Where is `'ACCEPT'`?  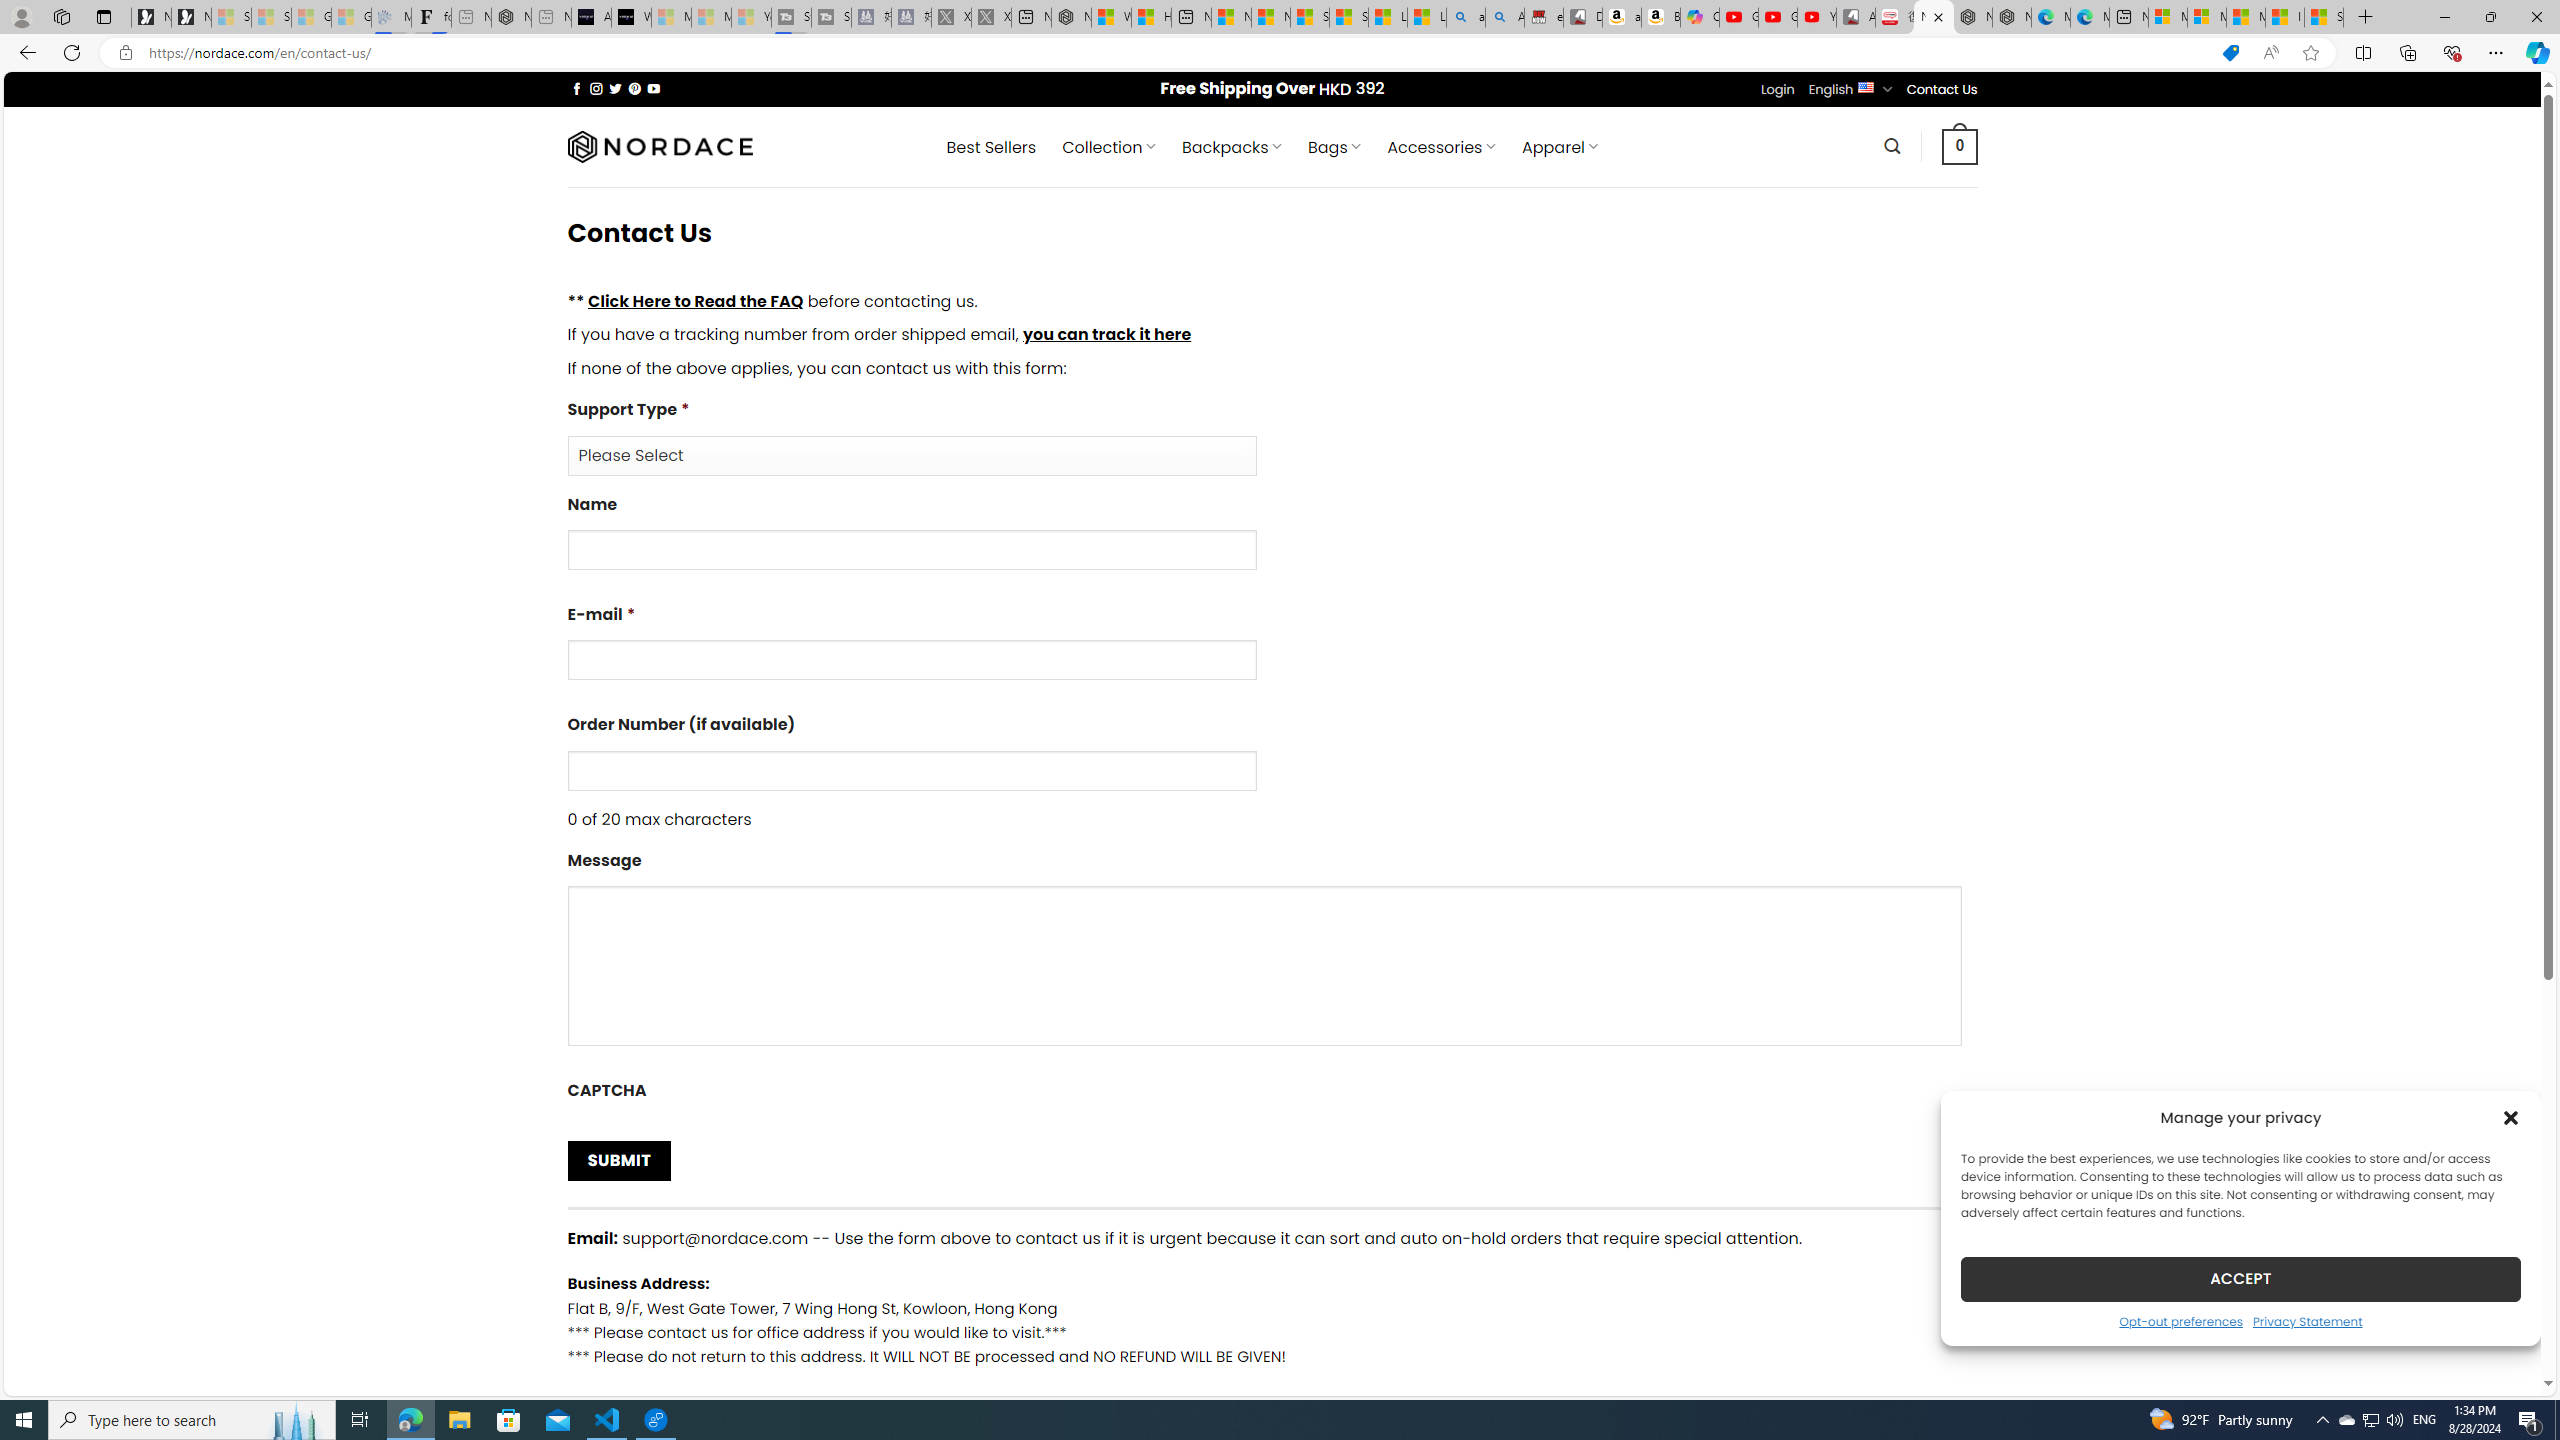
'ACCEPT' is located at coordinates (2241, 1278).